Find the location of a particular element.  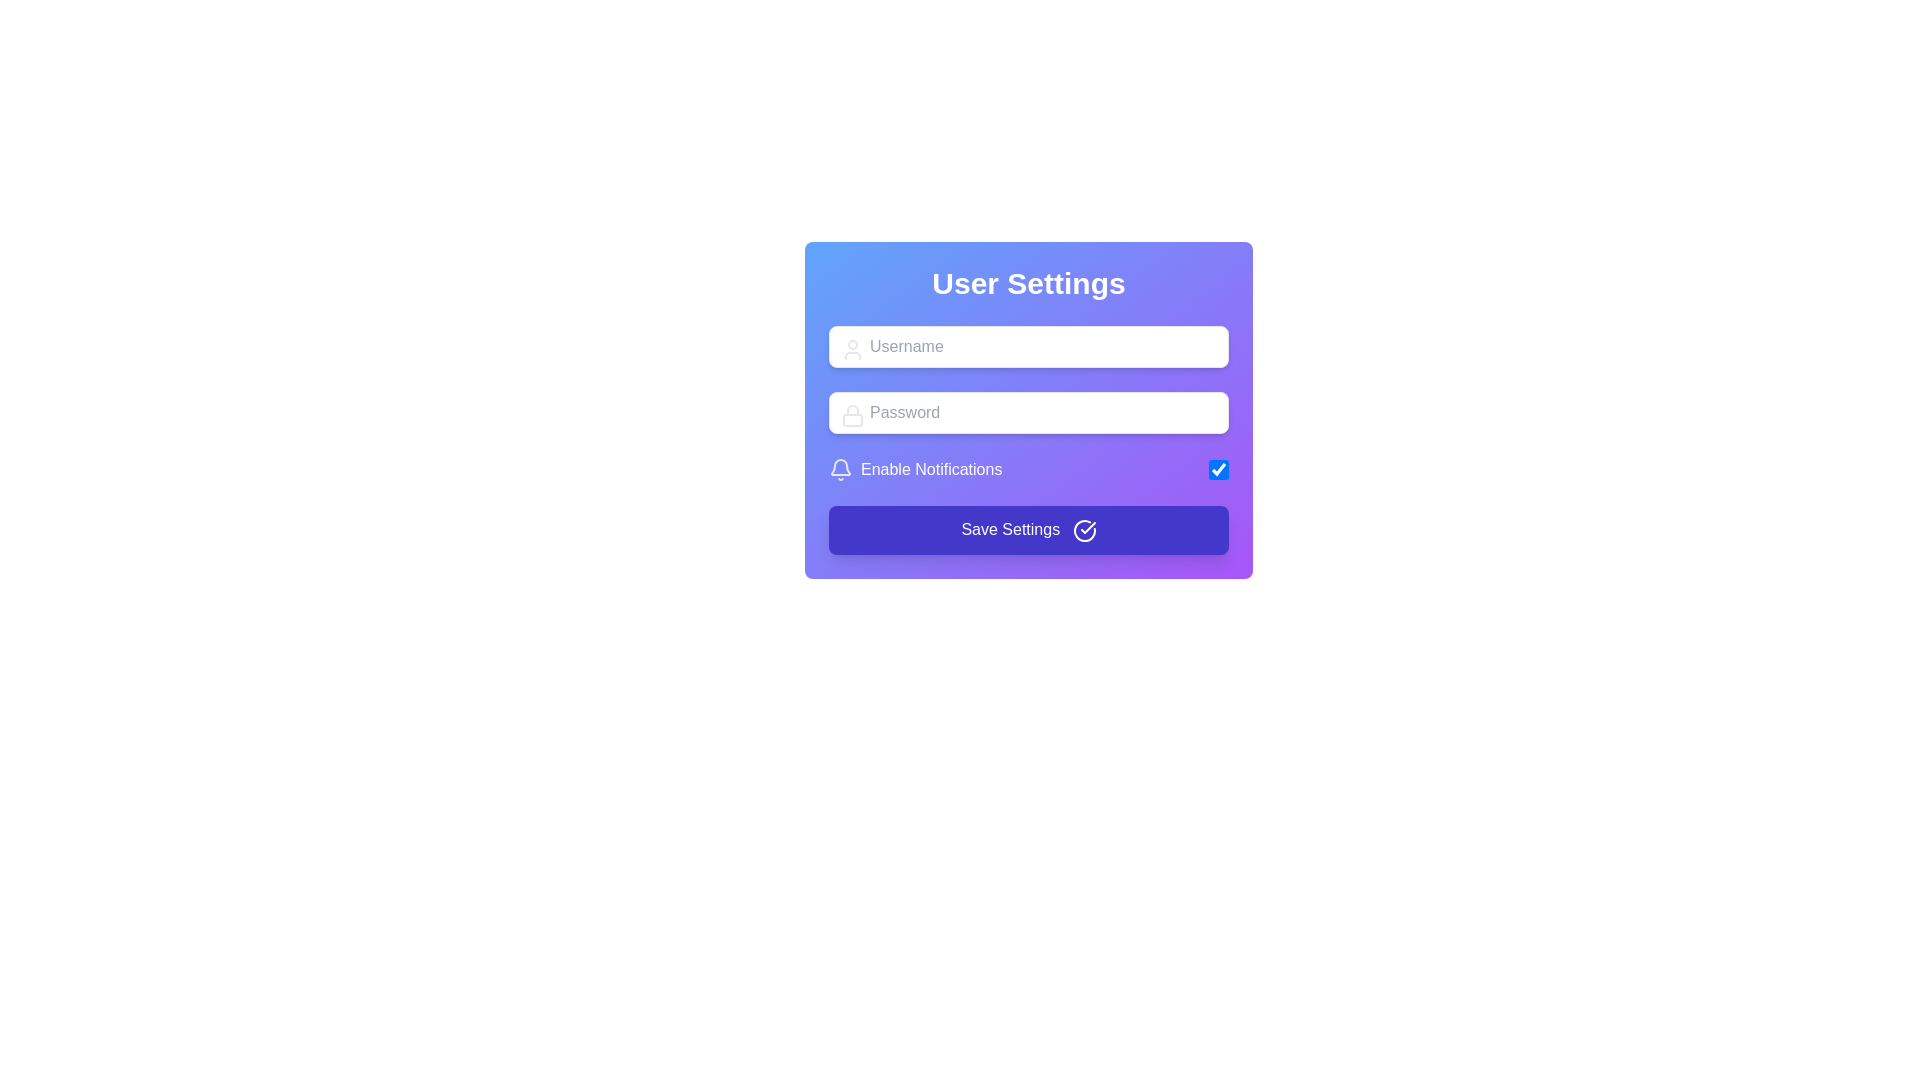

the gray bell icon located to the left of the 'Enable Notifications' text in the settings section is located at coordinates (840, 470).